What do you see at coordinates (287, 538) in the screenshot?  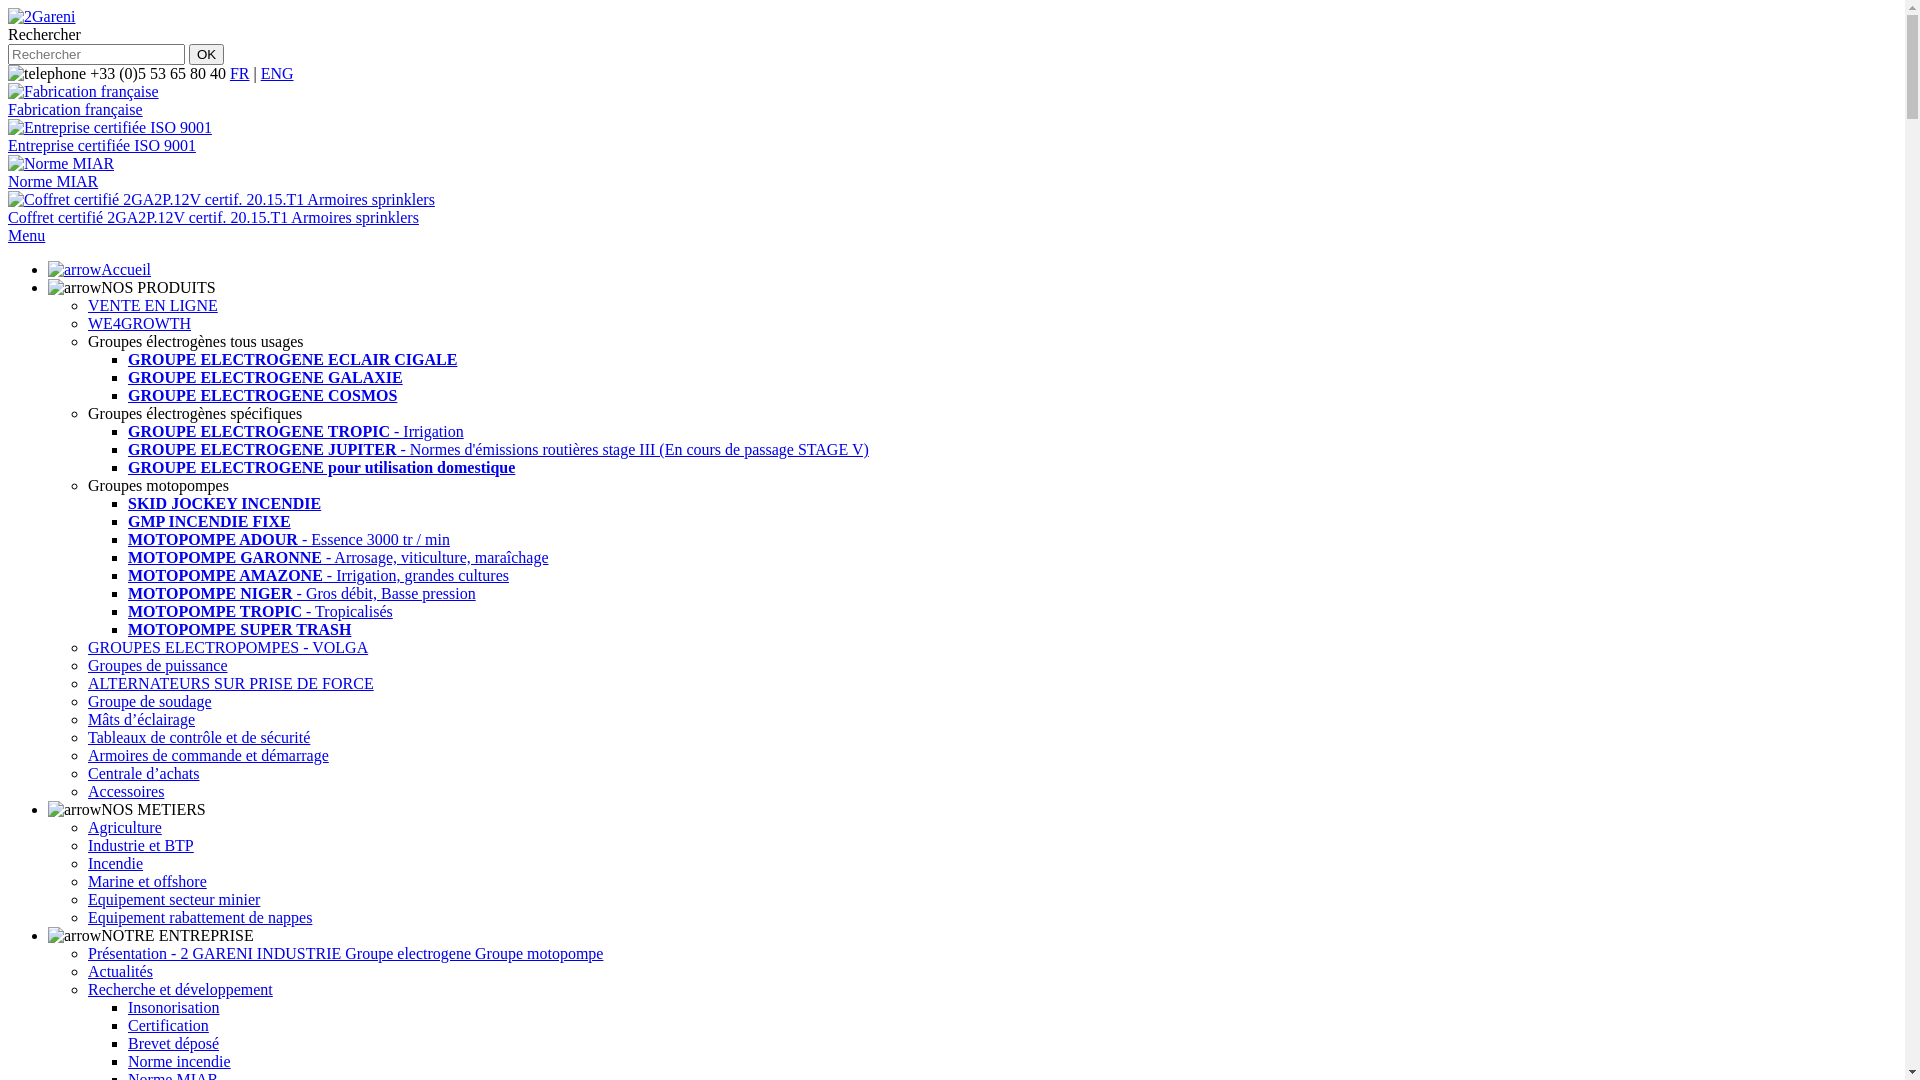 I see `'MOTOPOMPE ADOUR - Essence 3000 tr / min'` at bounding box center [287, 538].